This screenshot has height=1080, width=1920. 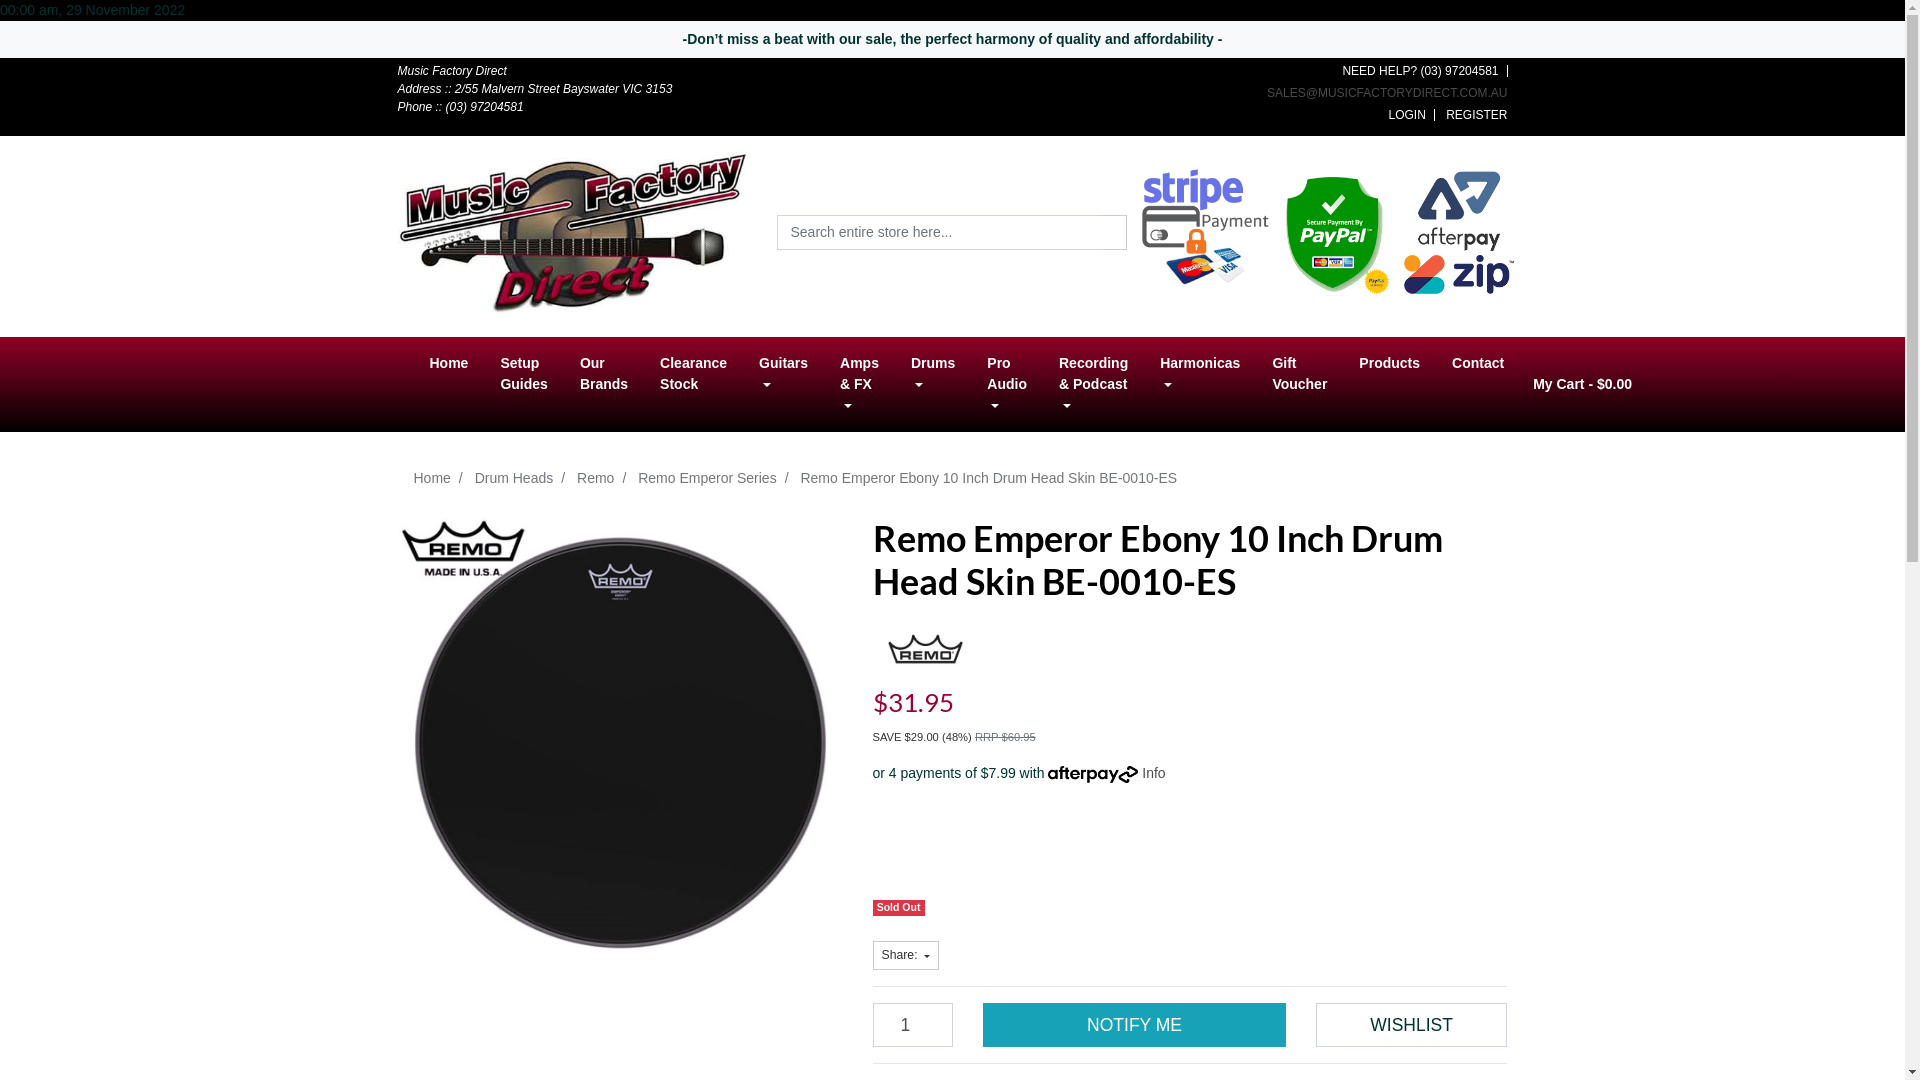 I want to click on 'Product main image', so click(x=619, y=739).